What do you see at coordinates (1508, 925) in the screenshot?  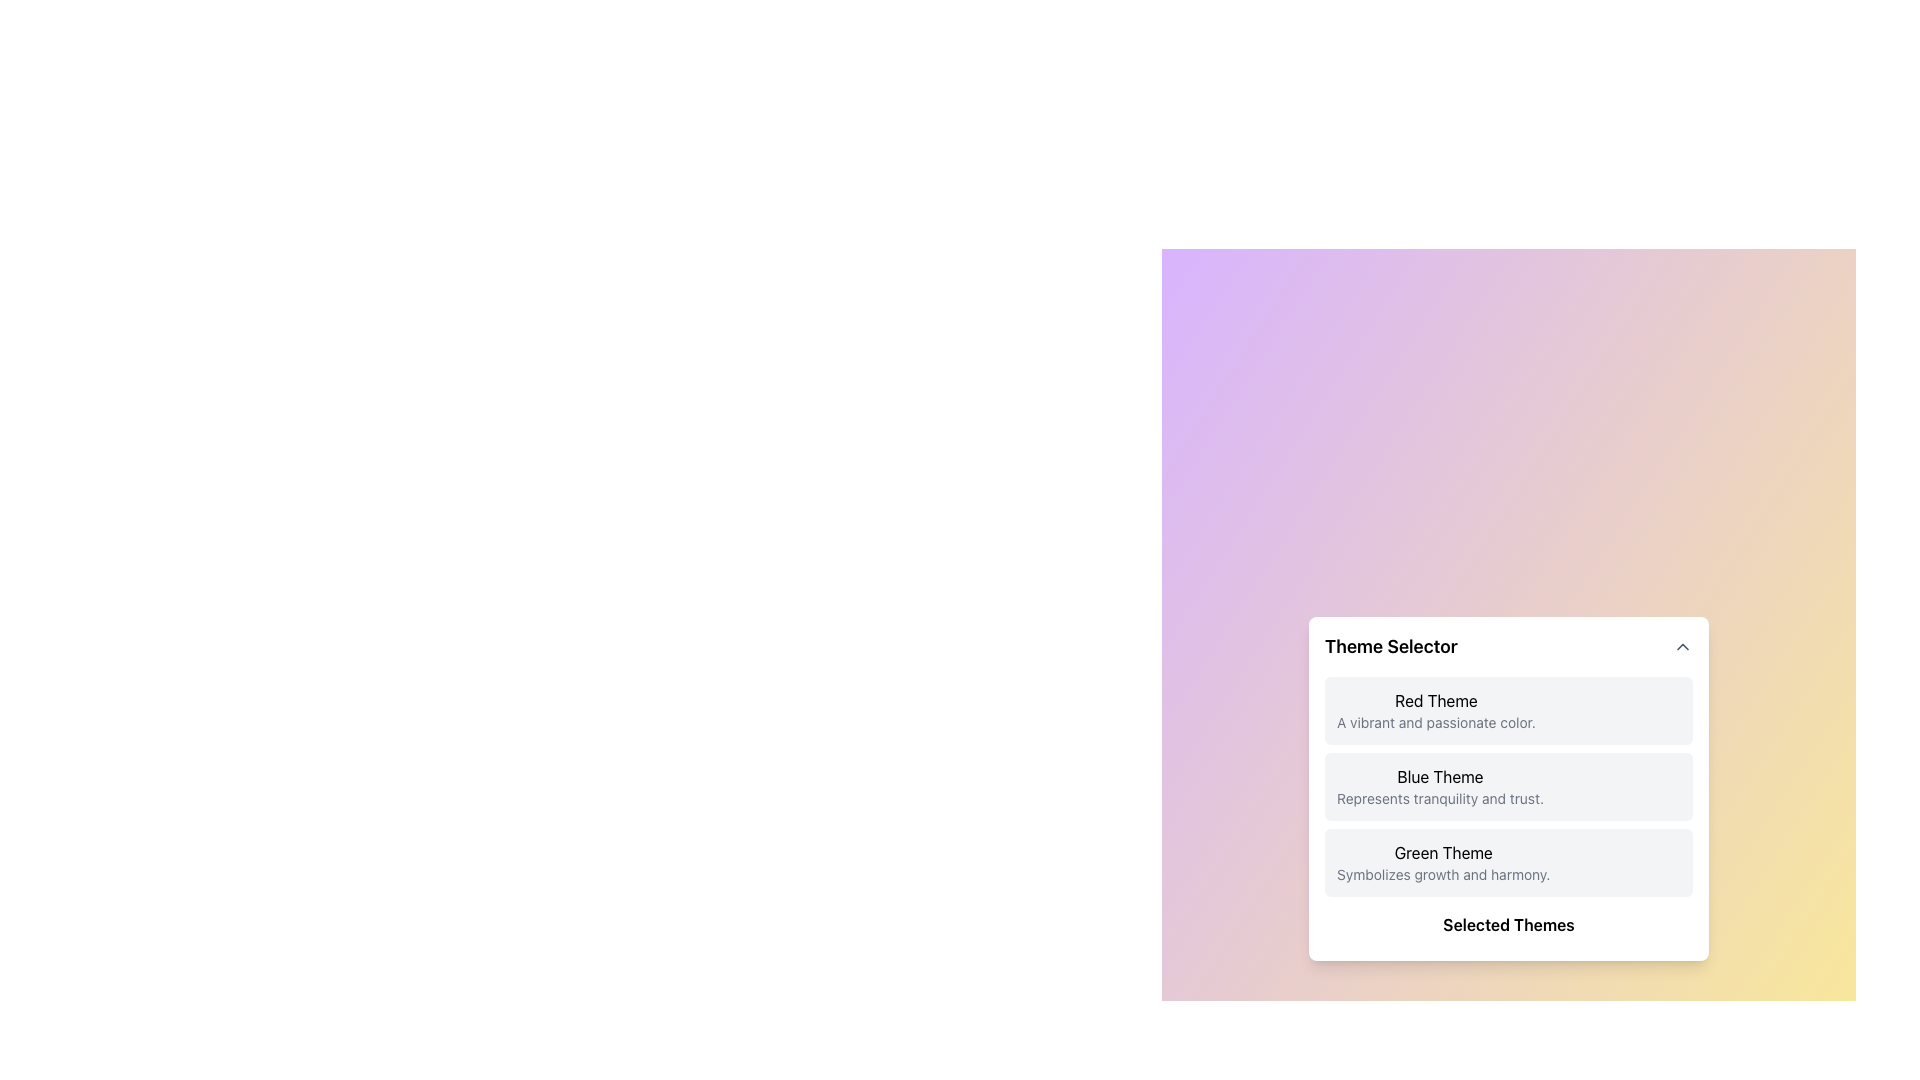 I see `the descriptive text label reading 'Selected Themes', which is styled in bold and positioned at the bottom of the 'Theme Selector' component` at bounding box center [1508, 925].